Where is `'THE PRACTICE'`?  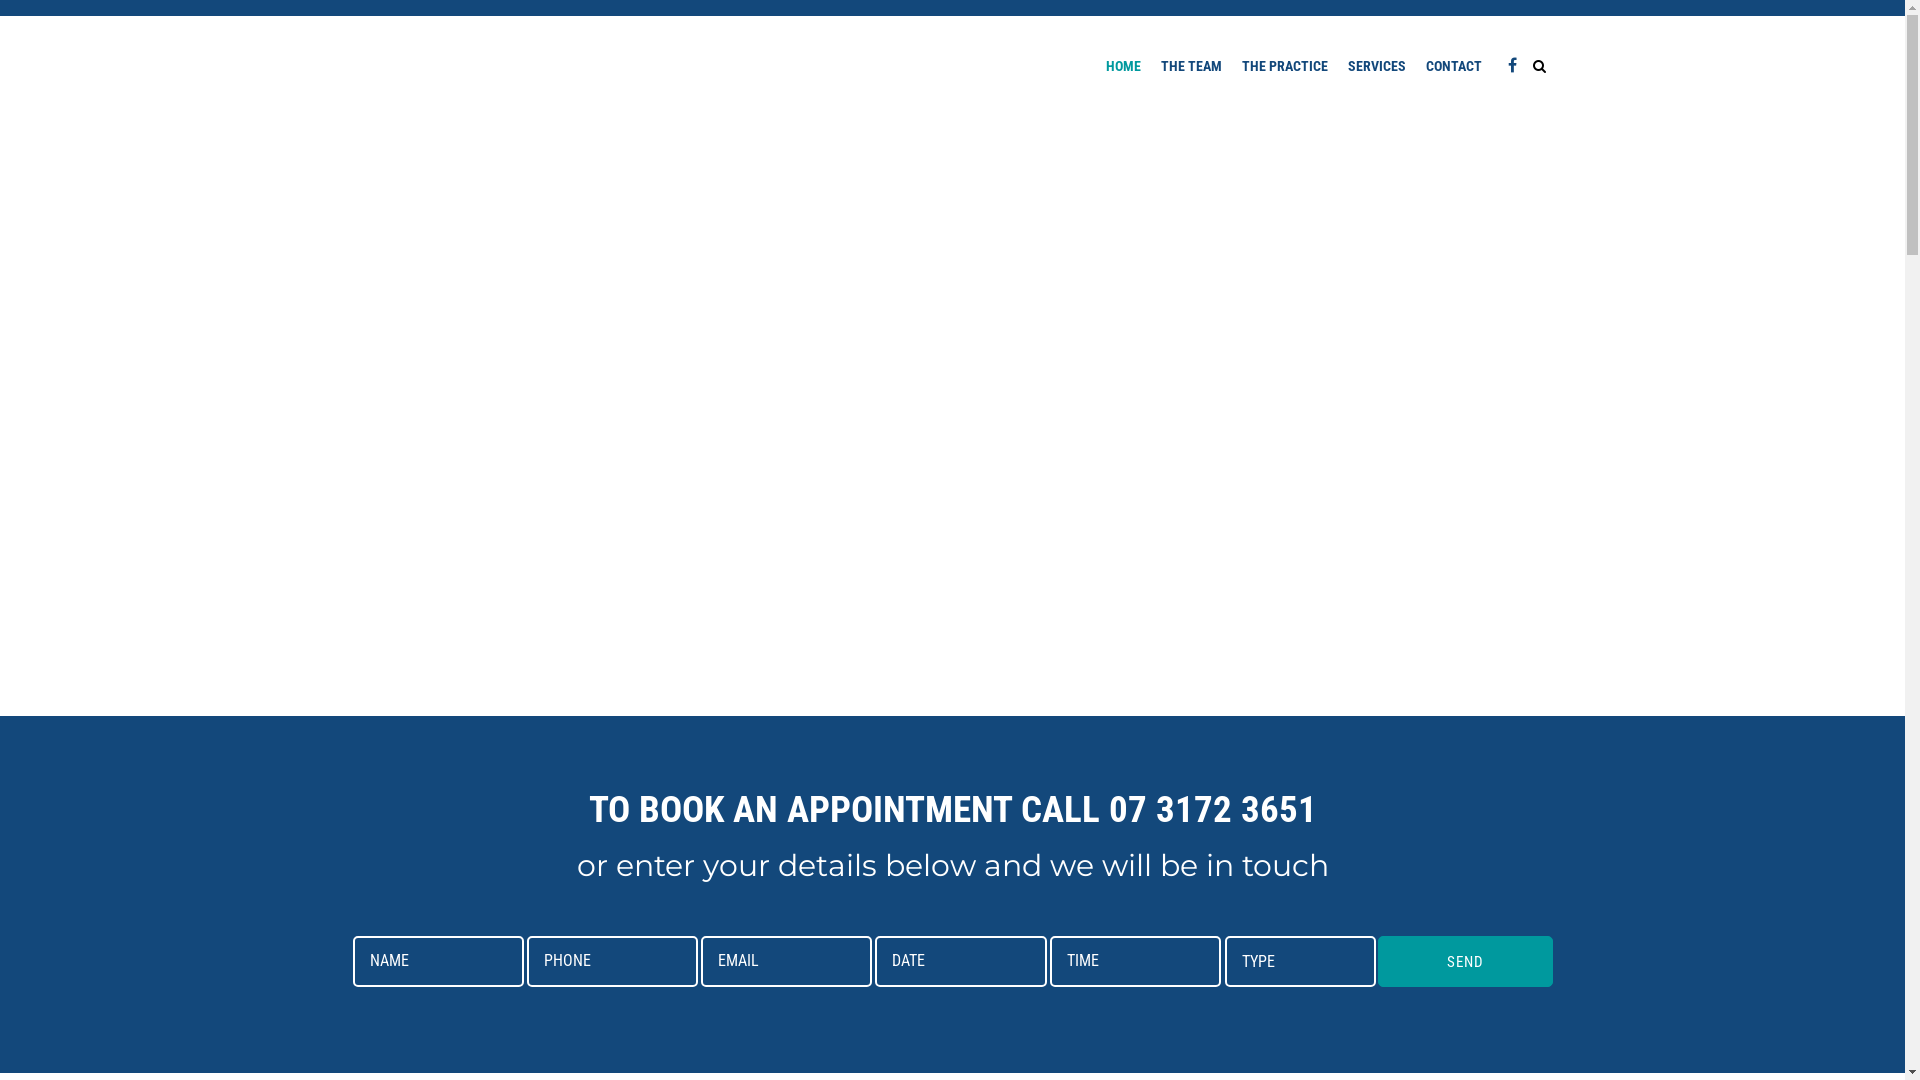 'THE PRACTICE' is located at coordinates (1285, 64).